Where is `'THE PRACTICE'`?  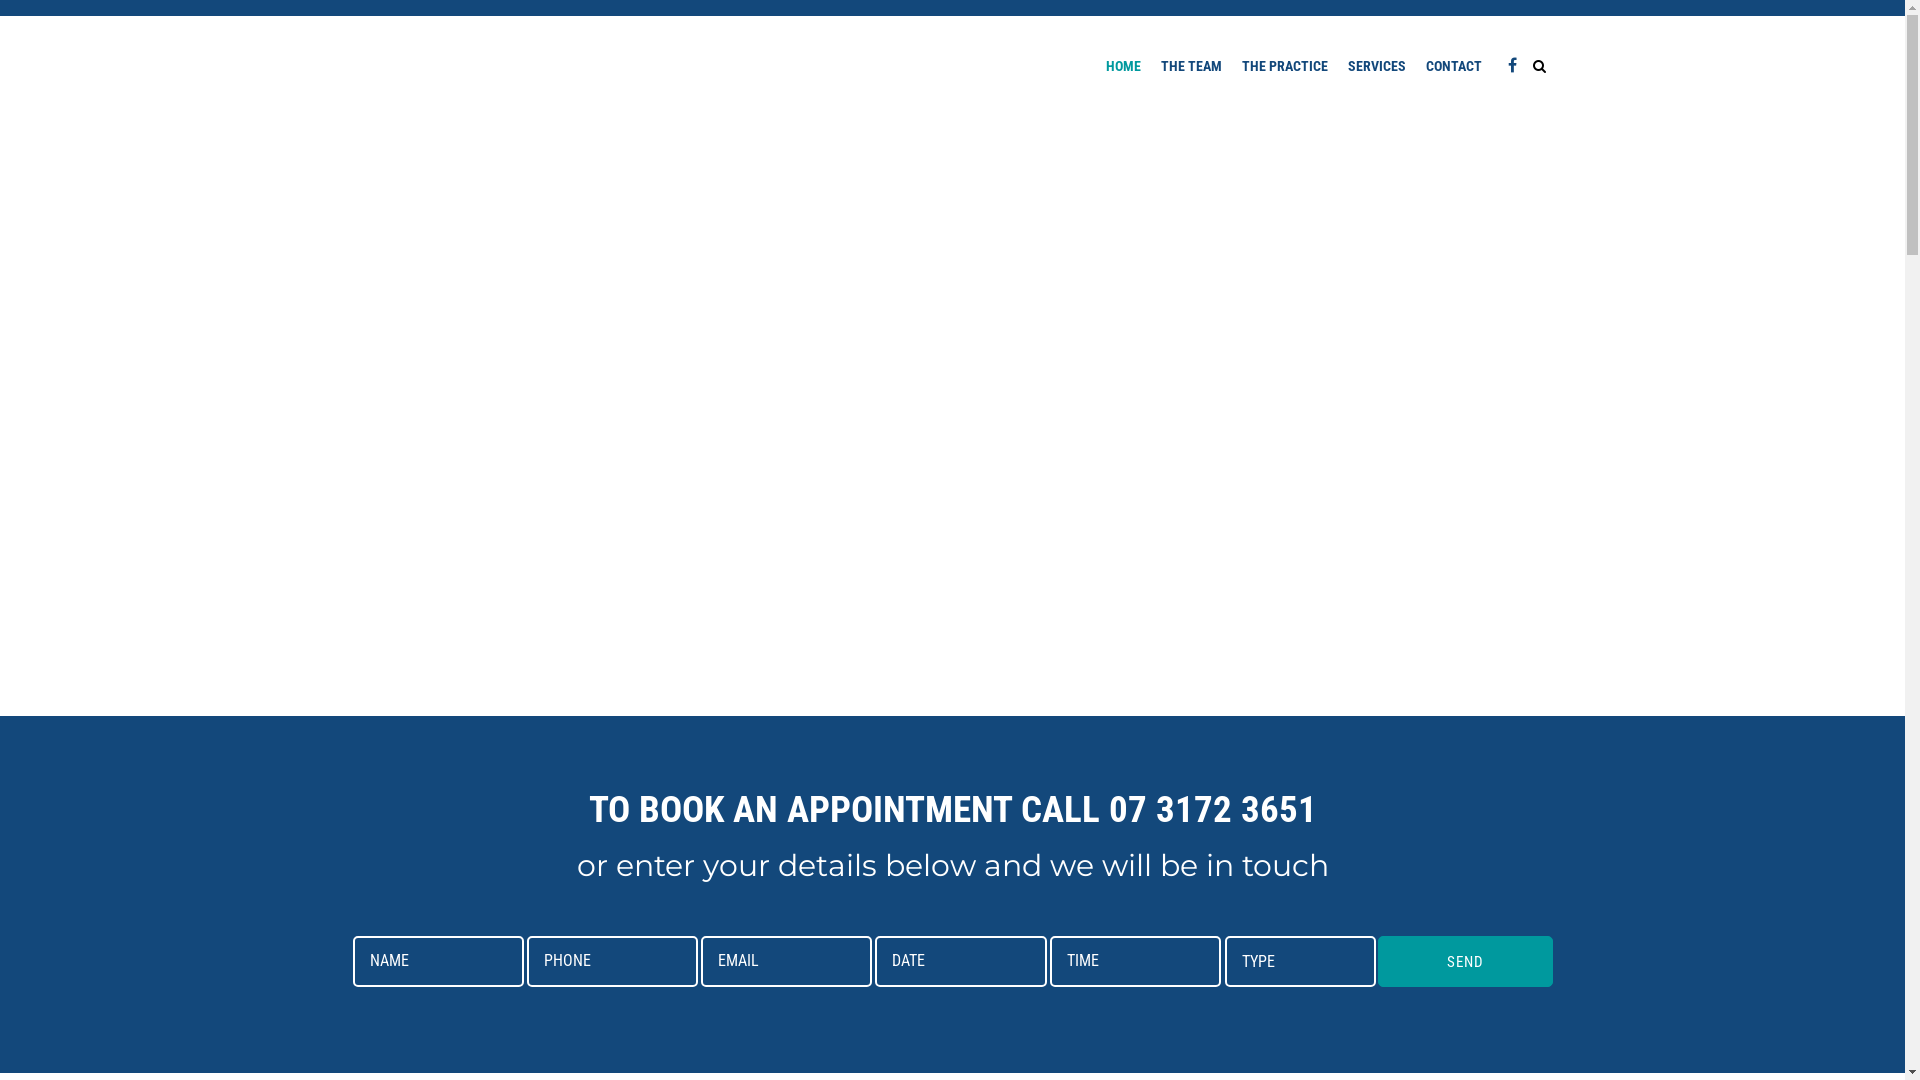 'THE PRACTICE' is located at coordinates (1285, 64).